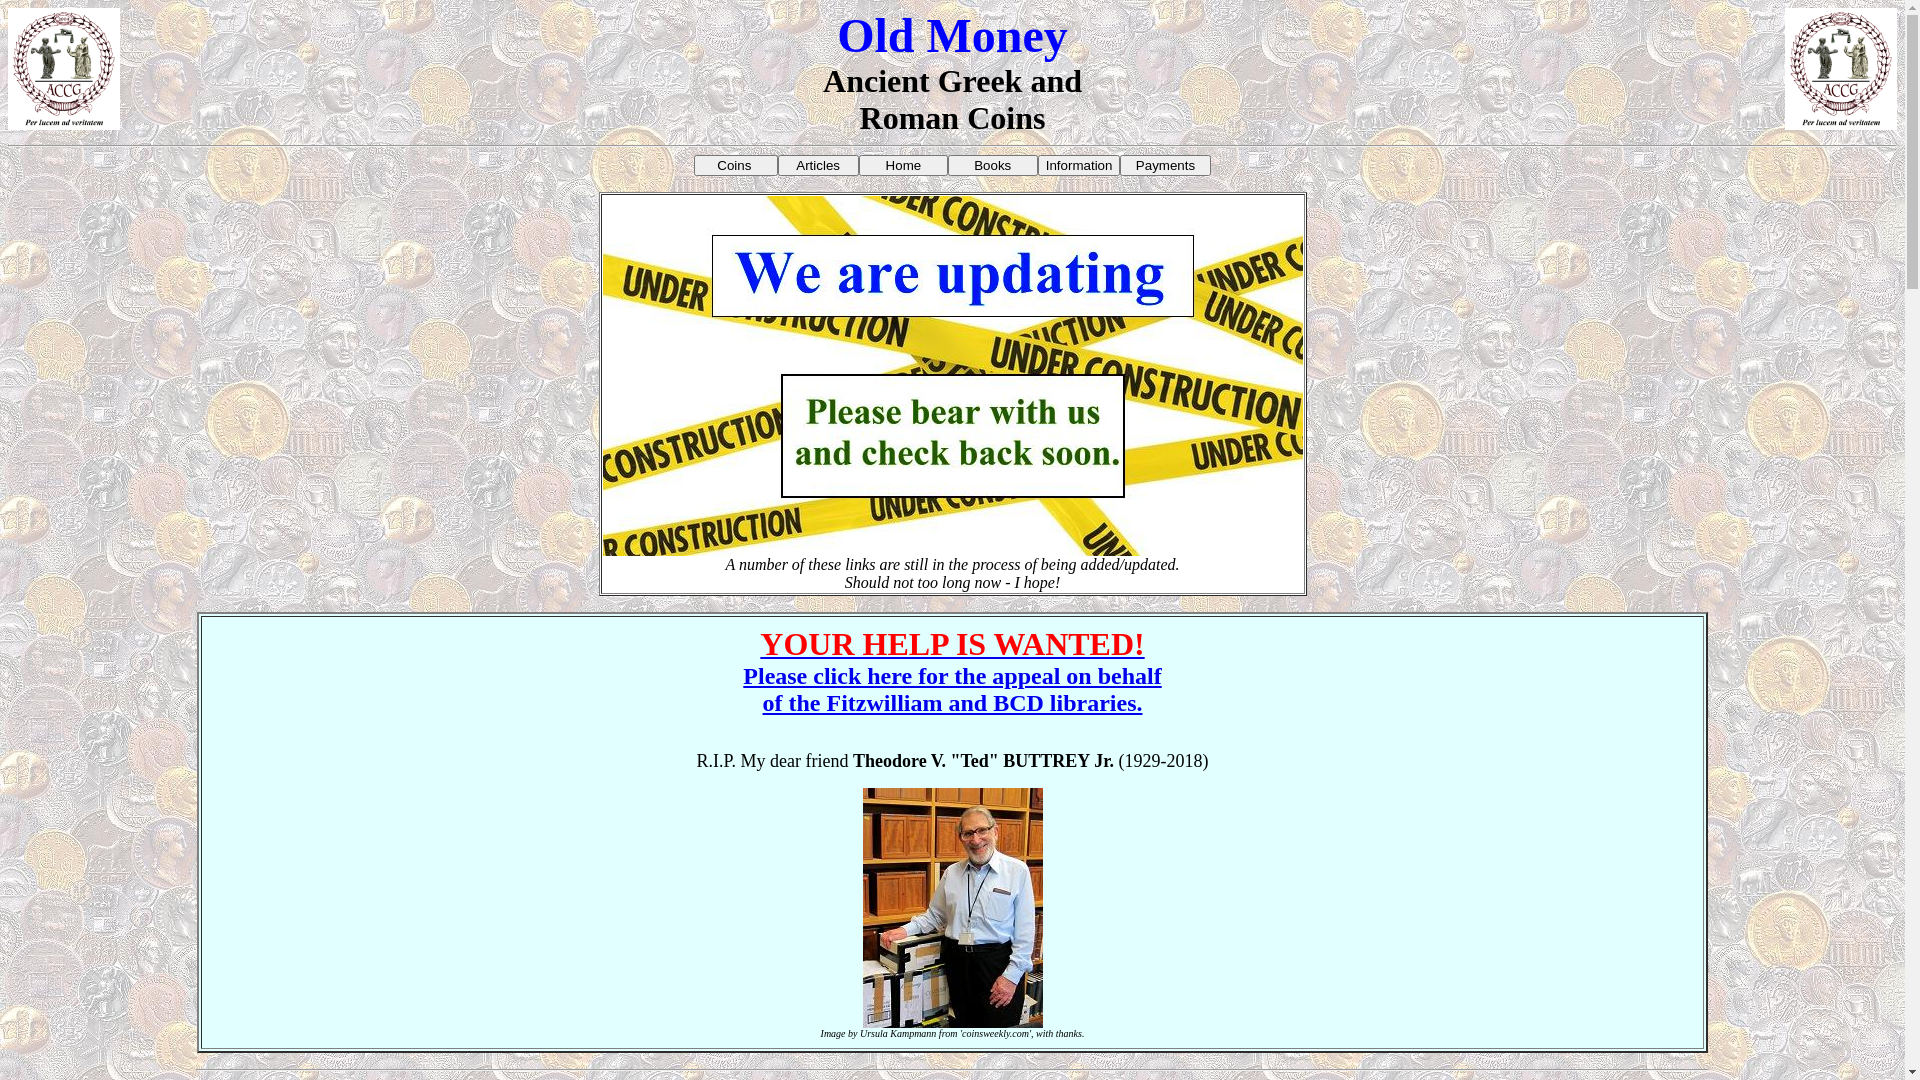  Describe the element at coordinates (1037, 164) in the screenshot. I see `'Information'` at that location.